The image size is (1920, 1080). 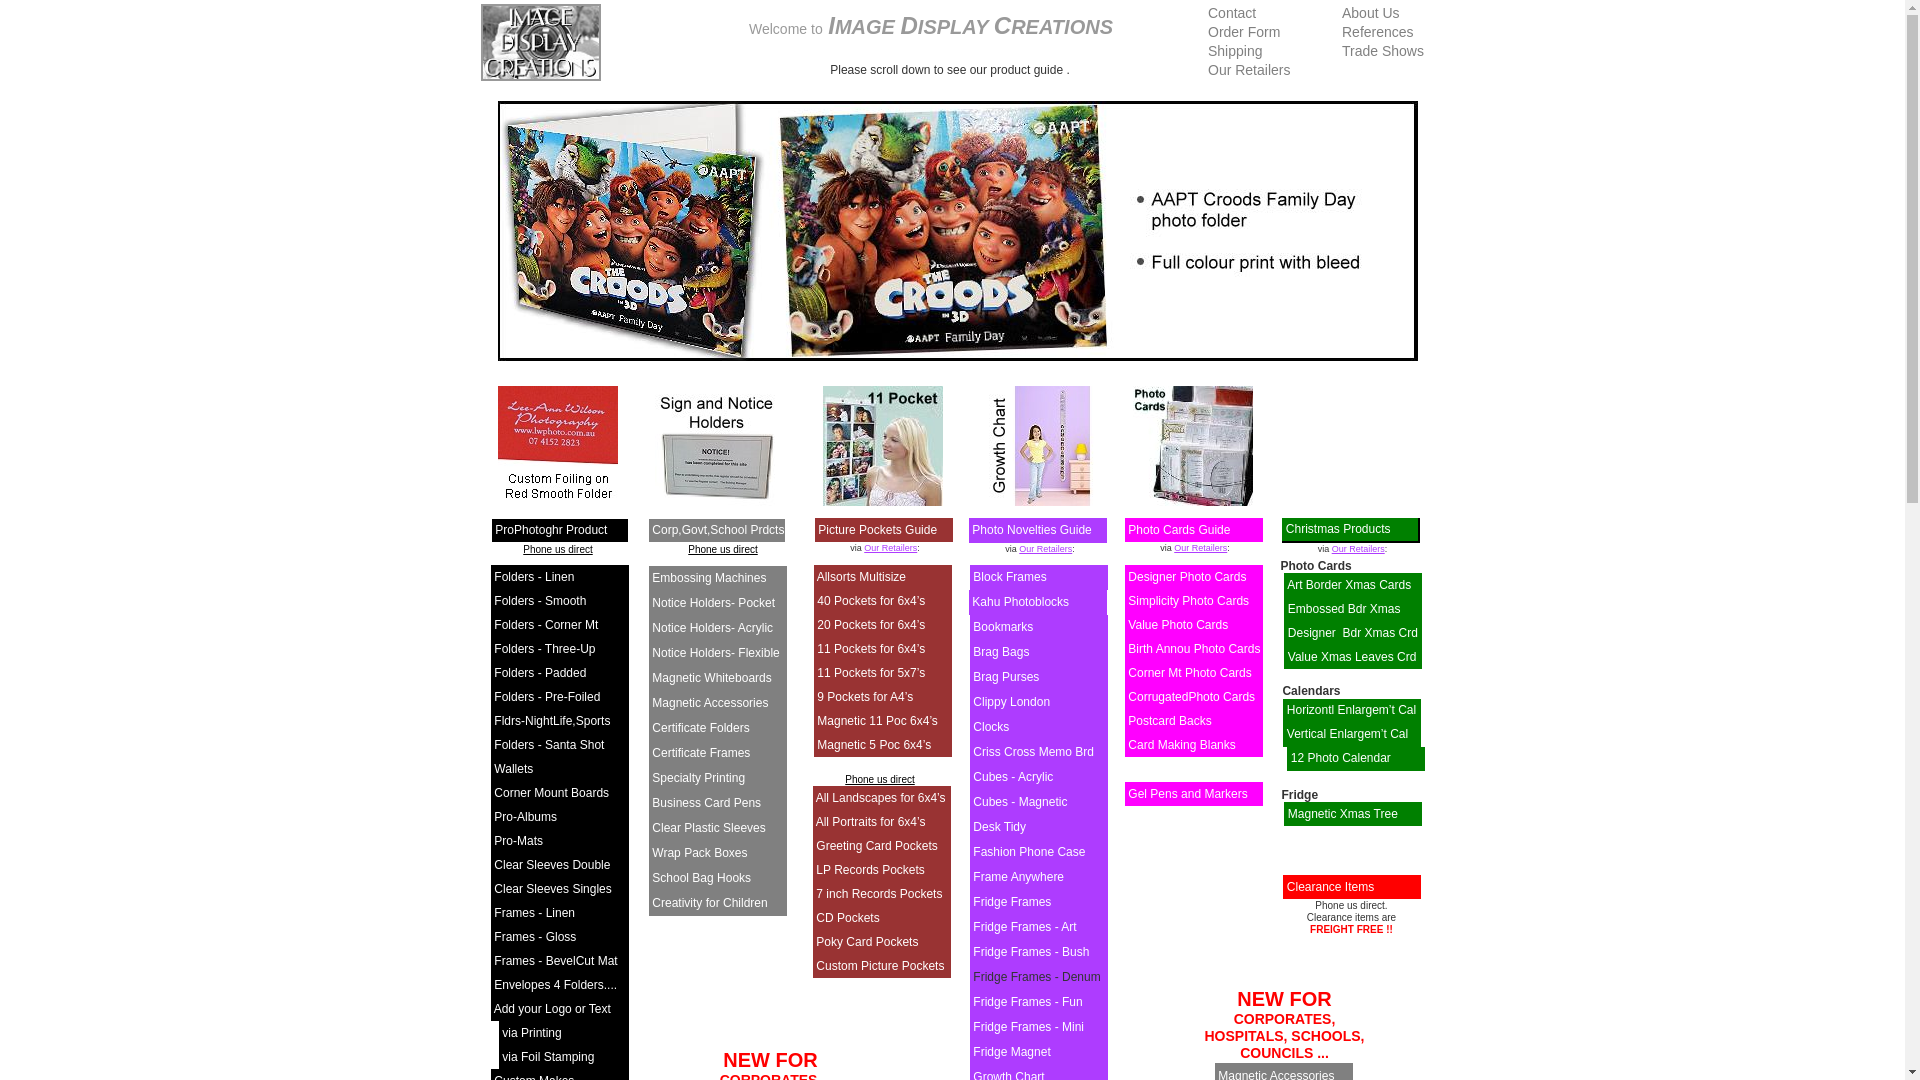 I want to click on 'Kahu Photoblocks', so click(x=1020, y=600).